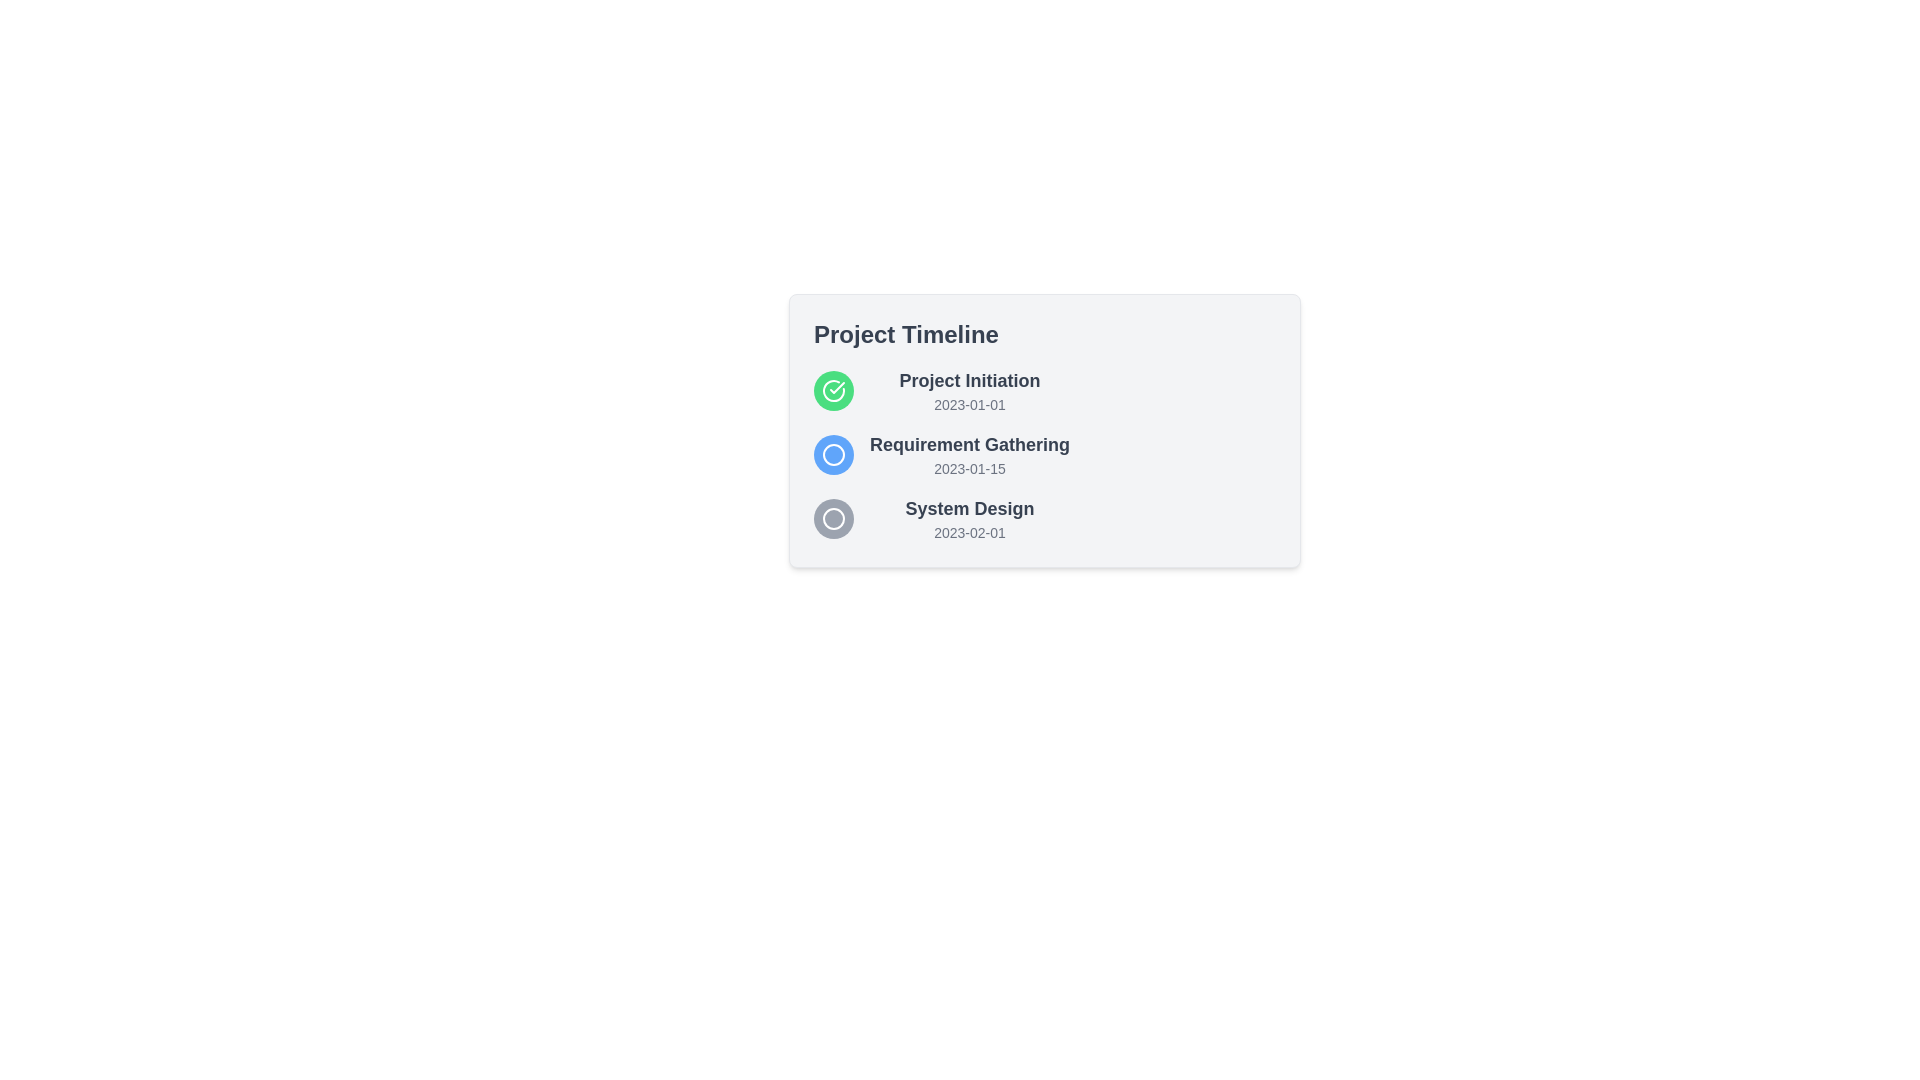 The image size is (1920, 1080). Describe the element at coordinates (834, 390) in the screenshot. I see `the green icon indicating the completion of the 'Project Initiation' milestone to interpret it as completed` at that location.